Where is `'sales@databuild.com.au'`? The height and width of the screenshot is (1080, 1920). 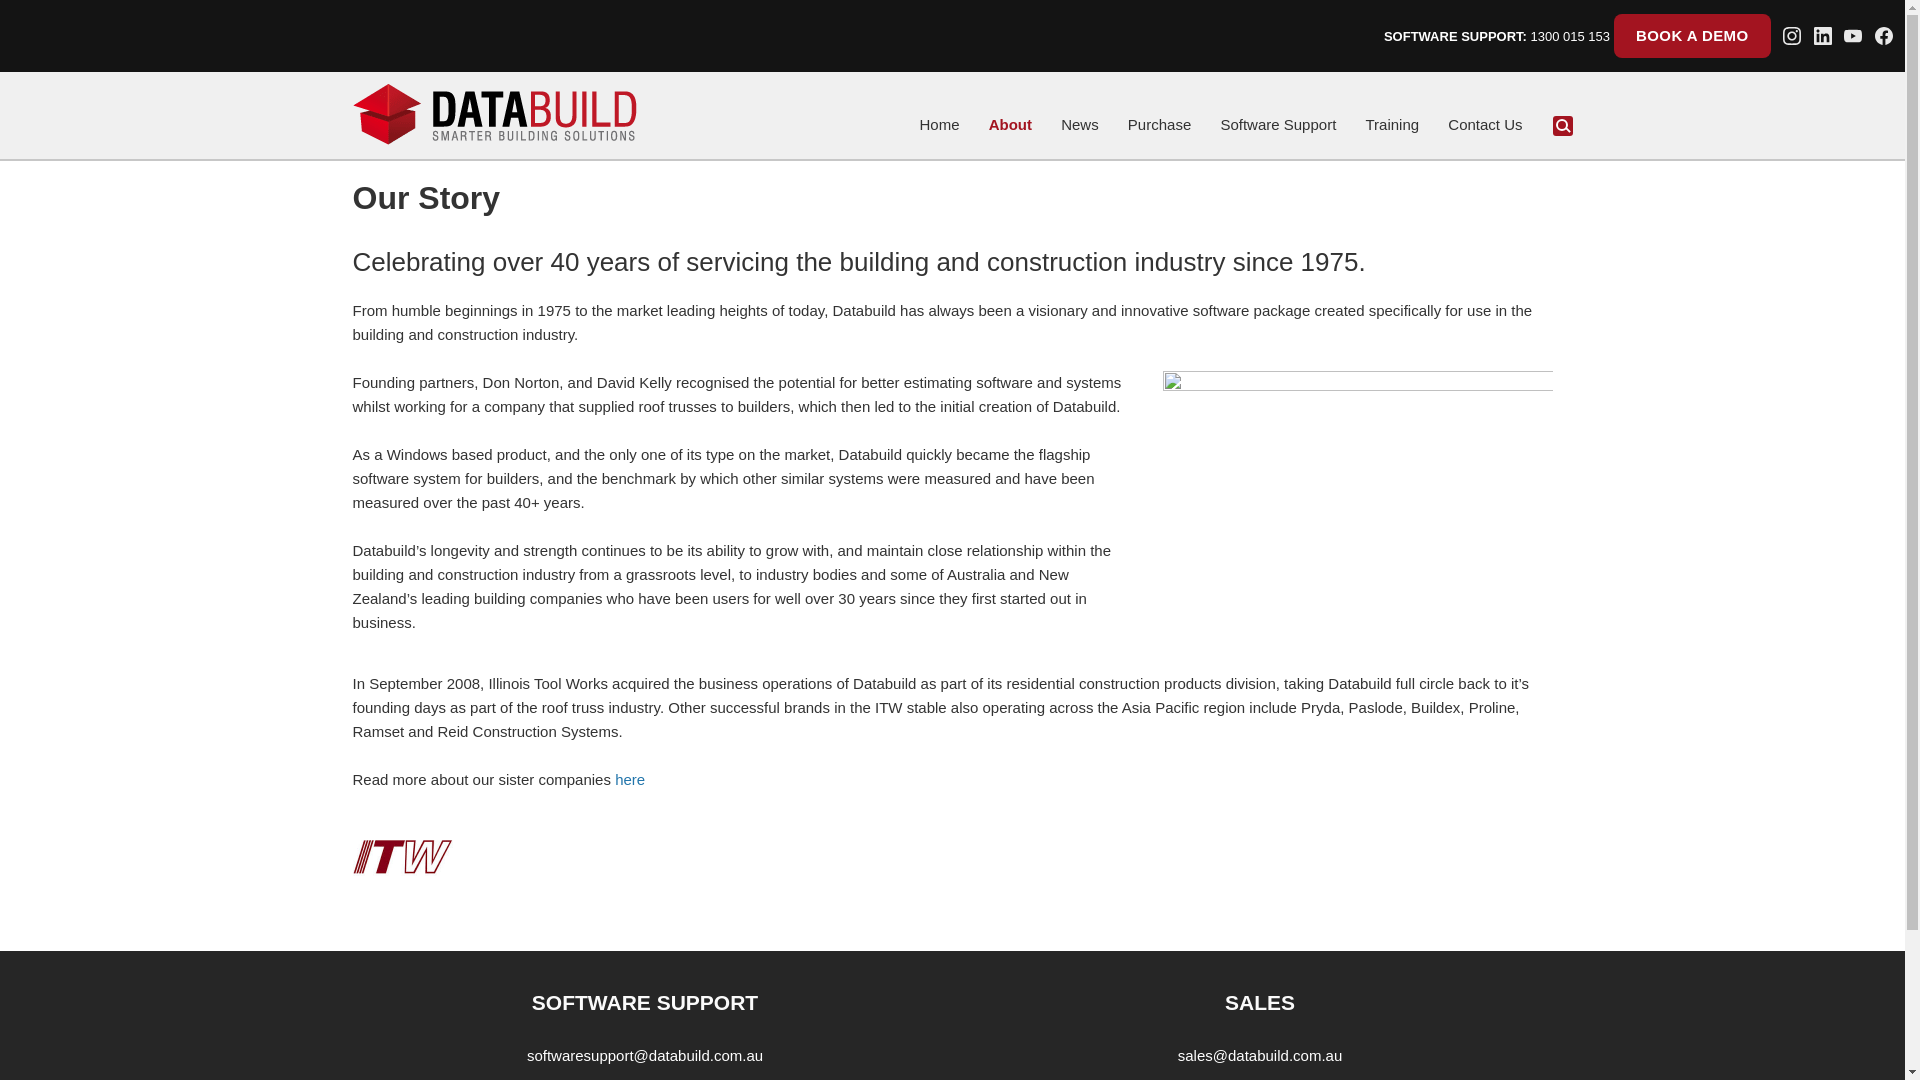
'sales@databuild.com.au' is located at coordinates (1259, 1054).